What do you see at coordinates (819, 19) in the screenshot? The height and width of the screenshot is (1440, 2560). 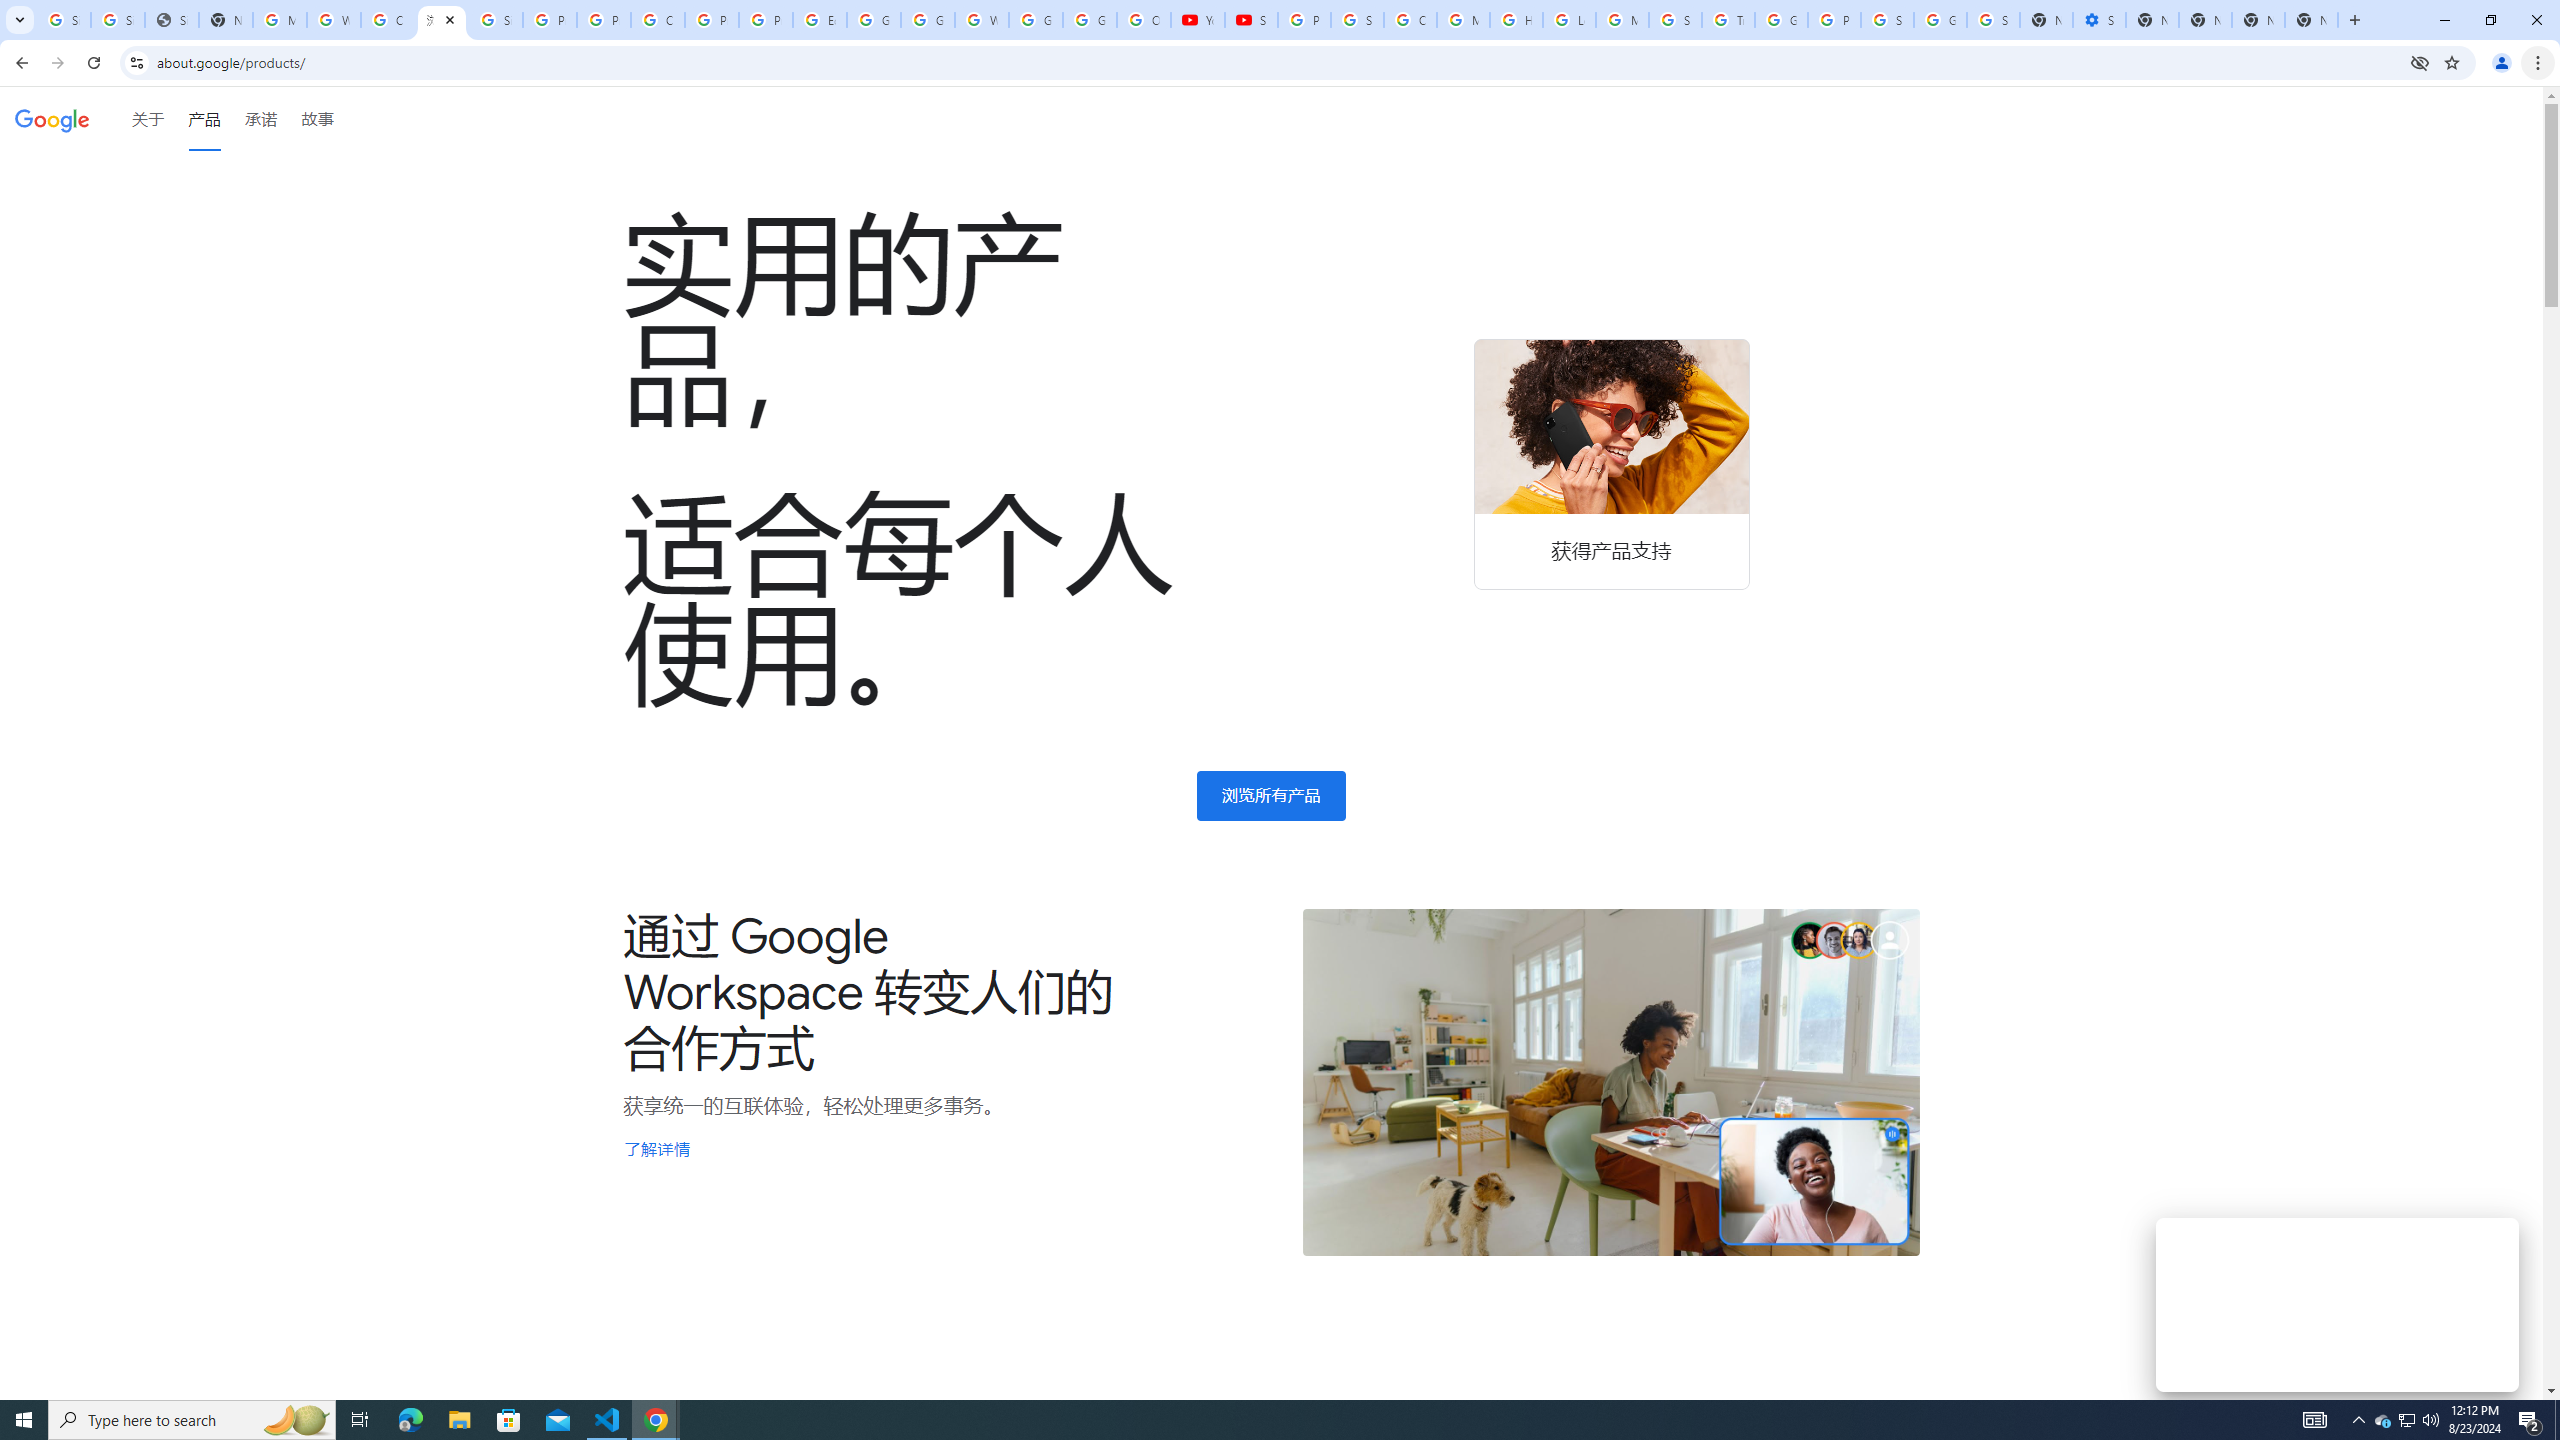 I see `'Edit and view right-to-left text - Google Docs Editors Help'` at bounding box center [819, 19].